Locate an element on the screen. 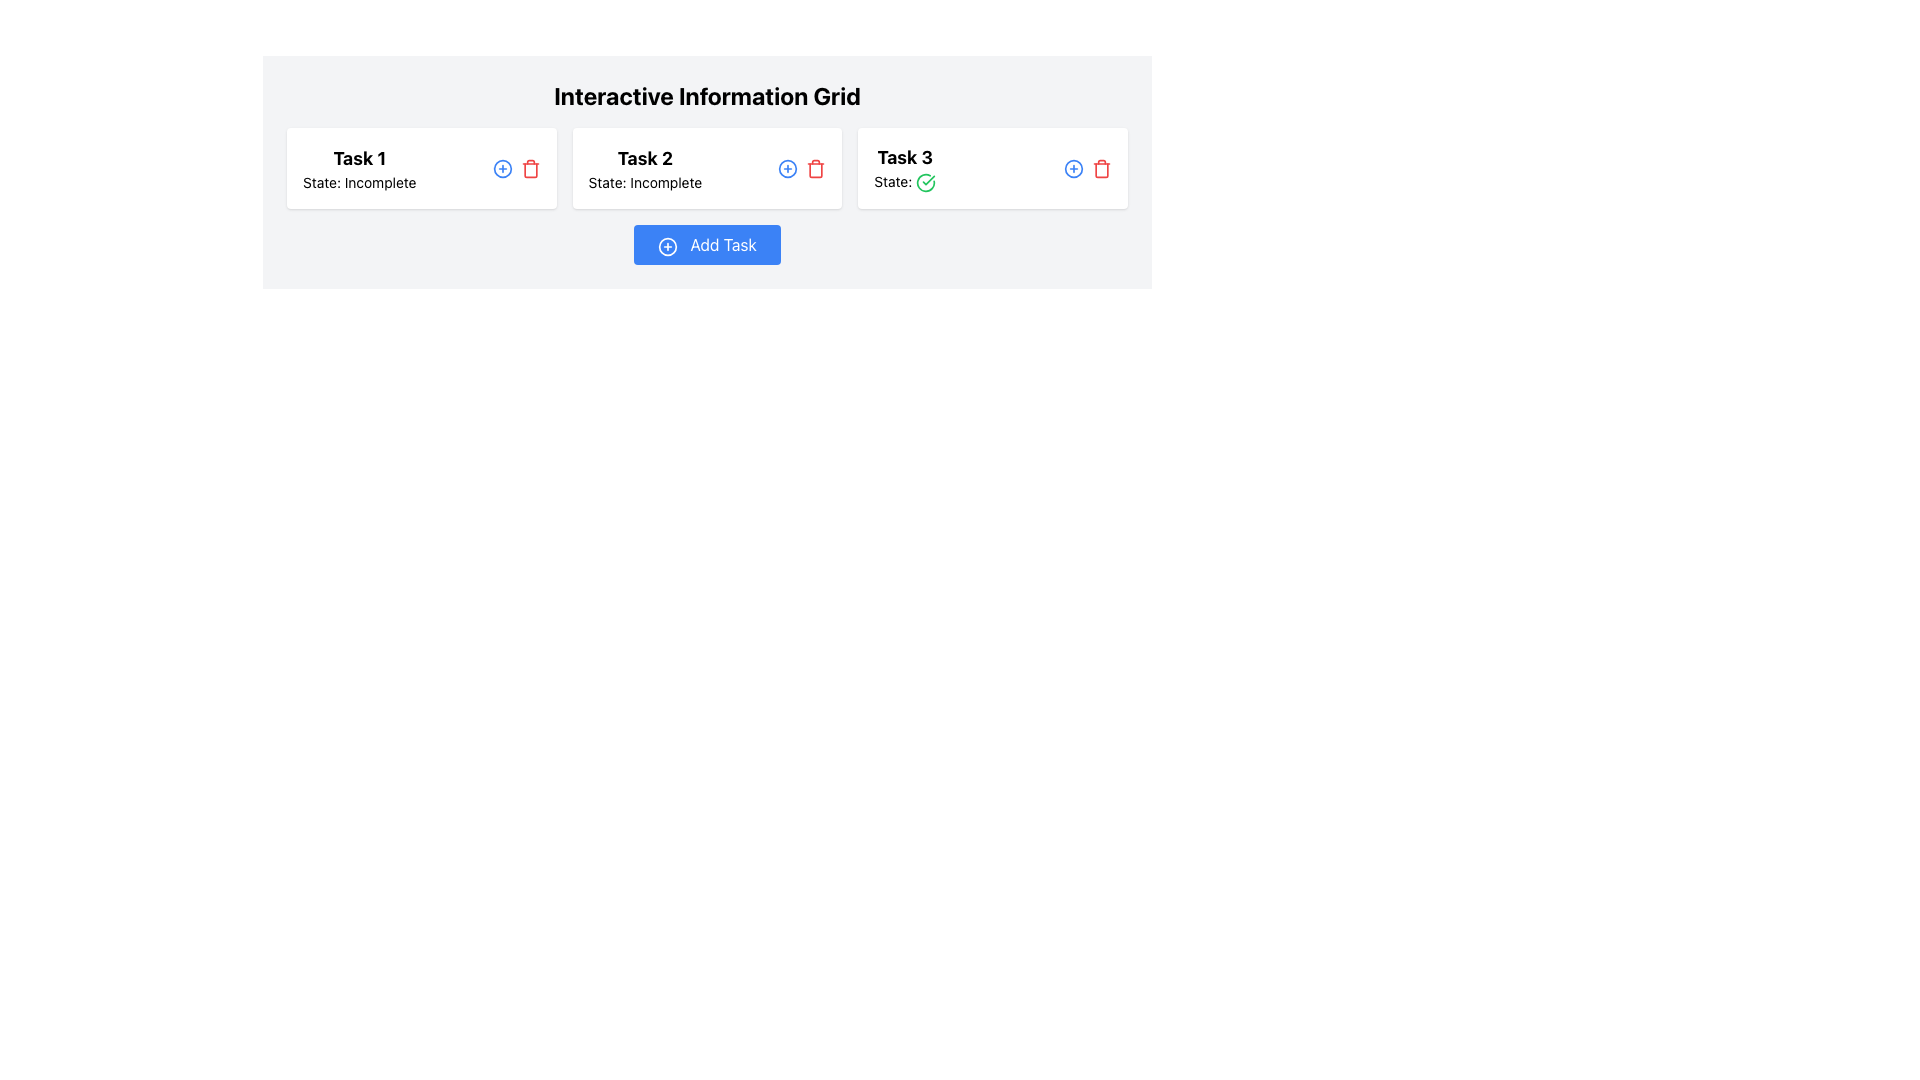  the trash bin button located in the third task card under the label 'Task 3' is located at coordinates (1100, 167).